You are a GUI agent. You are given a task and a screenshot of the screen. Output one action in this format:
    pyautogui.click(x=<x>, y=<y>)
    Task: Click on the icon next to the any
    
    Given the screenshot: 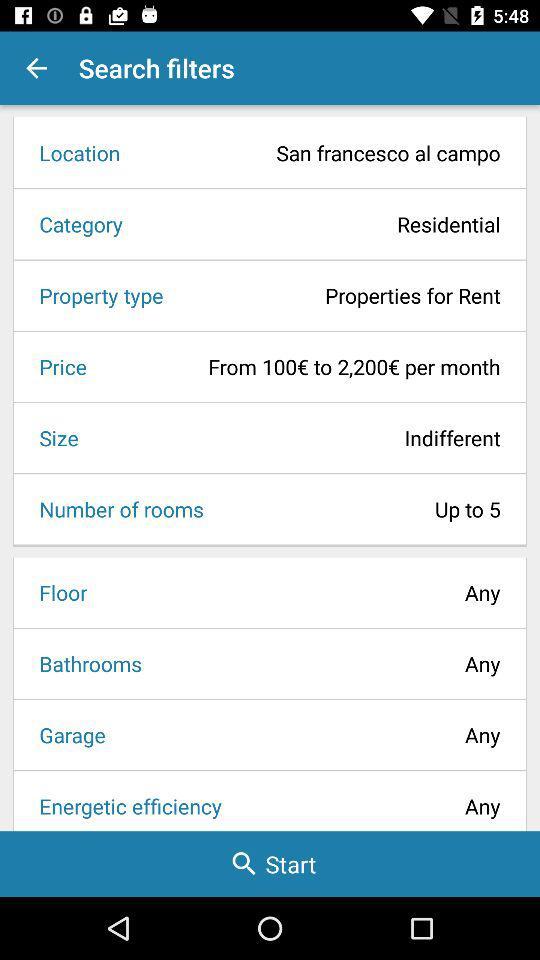 What is the action you would take?
    pyautogui.click(x=83, y=663)
    